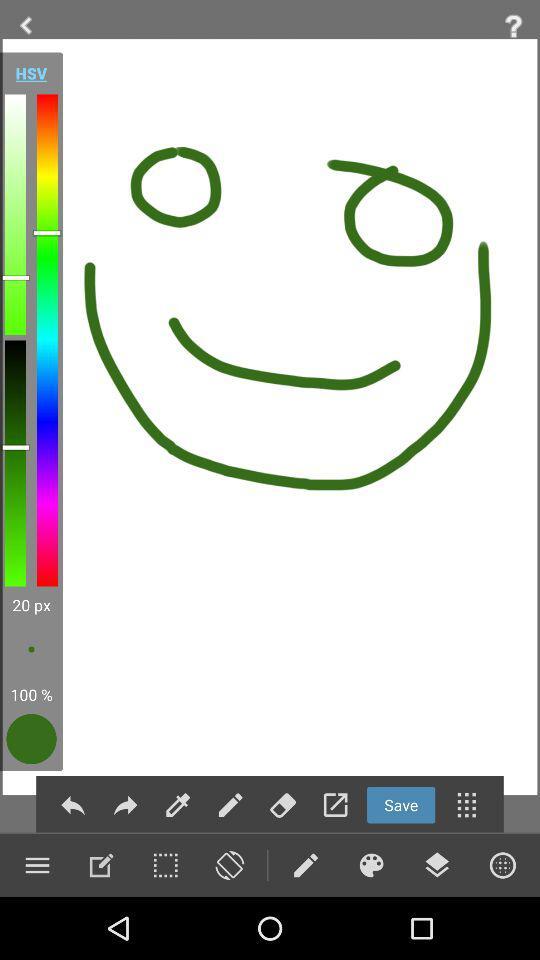  Describe the element at coordinates (178, 805) in the screenshot. I see `pin option` at that location.